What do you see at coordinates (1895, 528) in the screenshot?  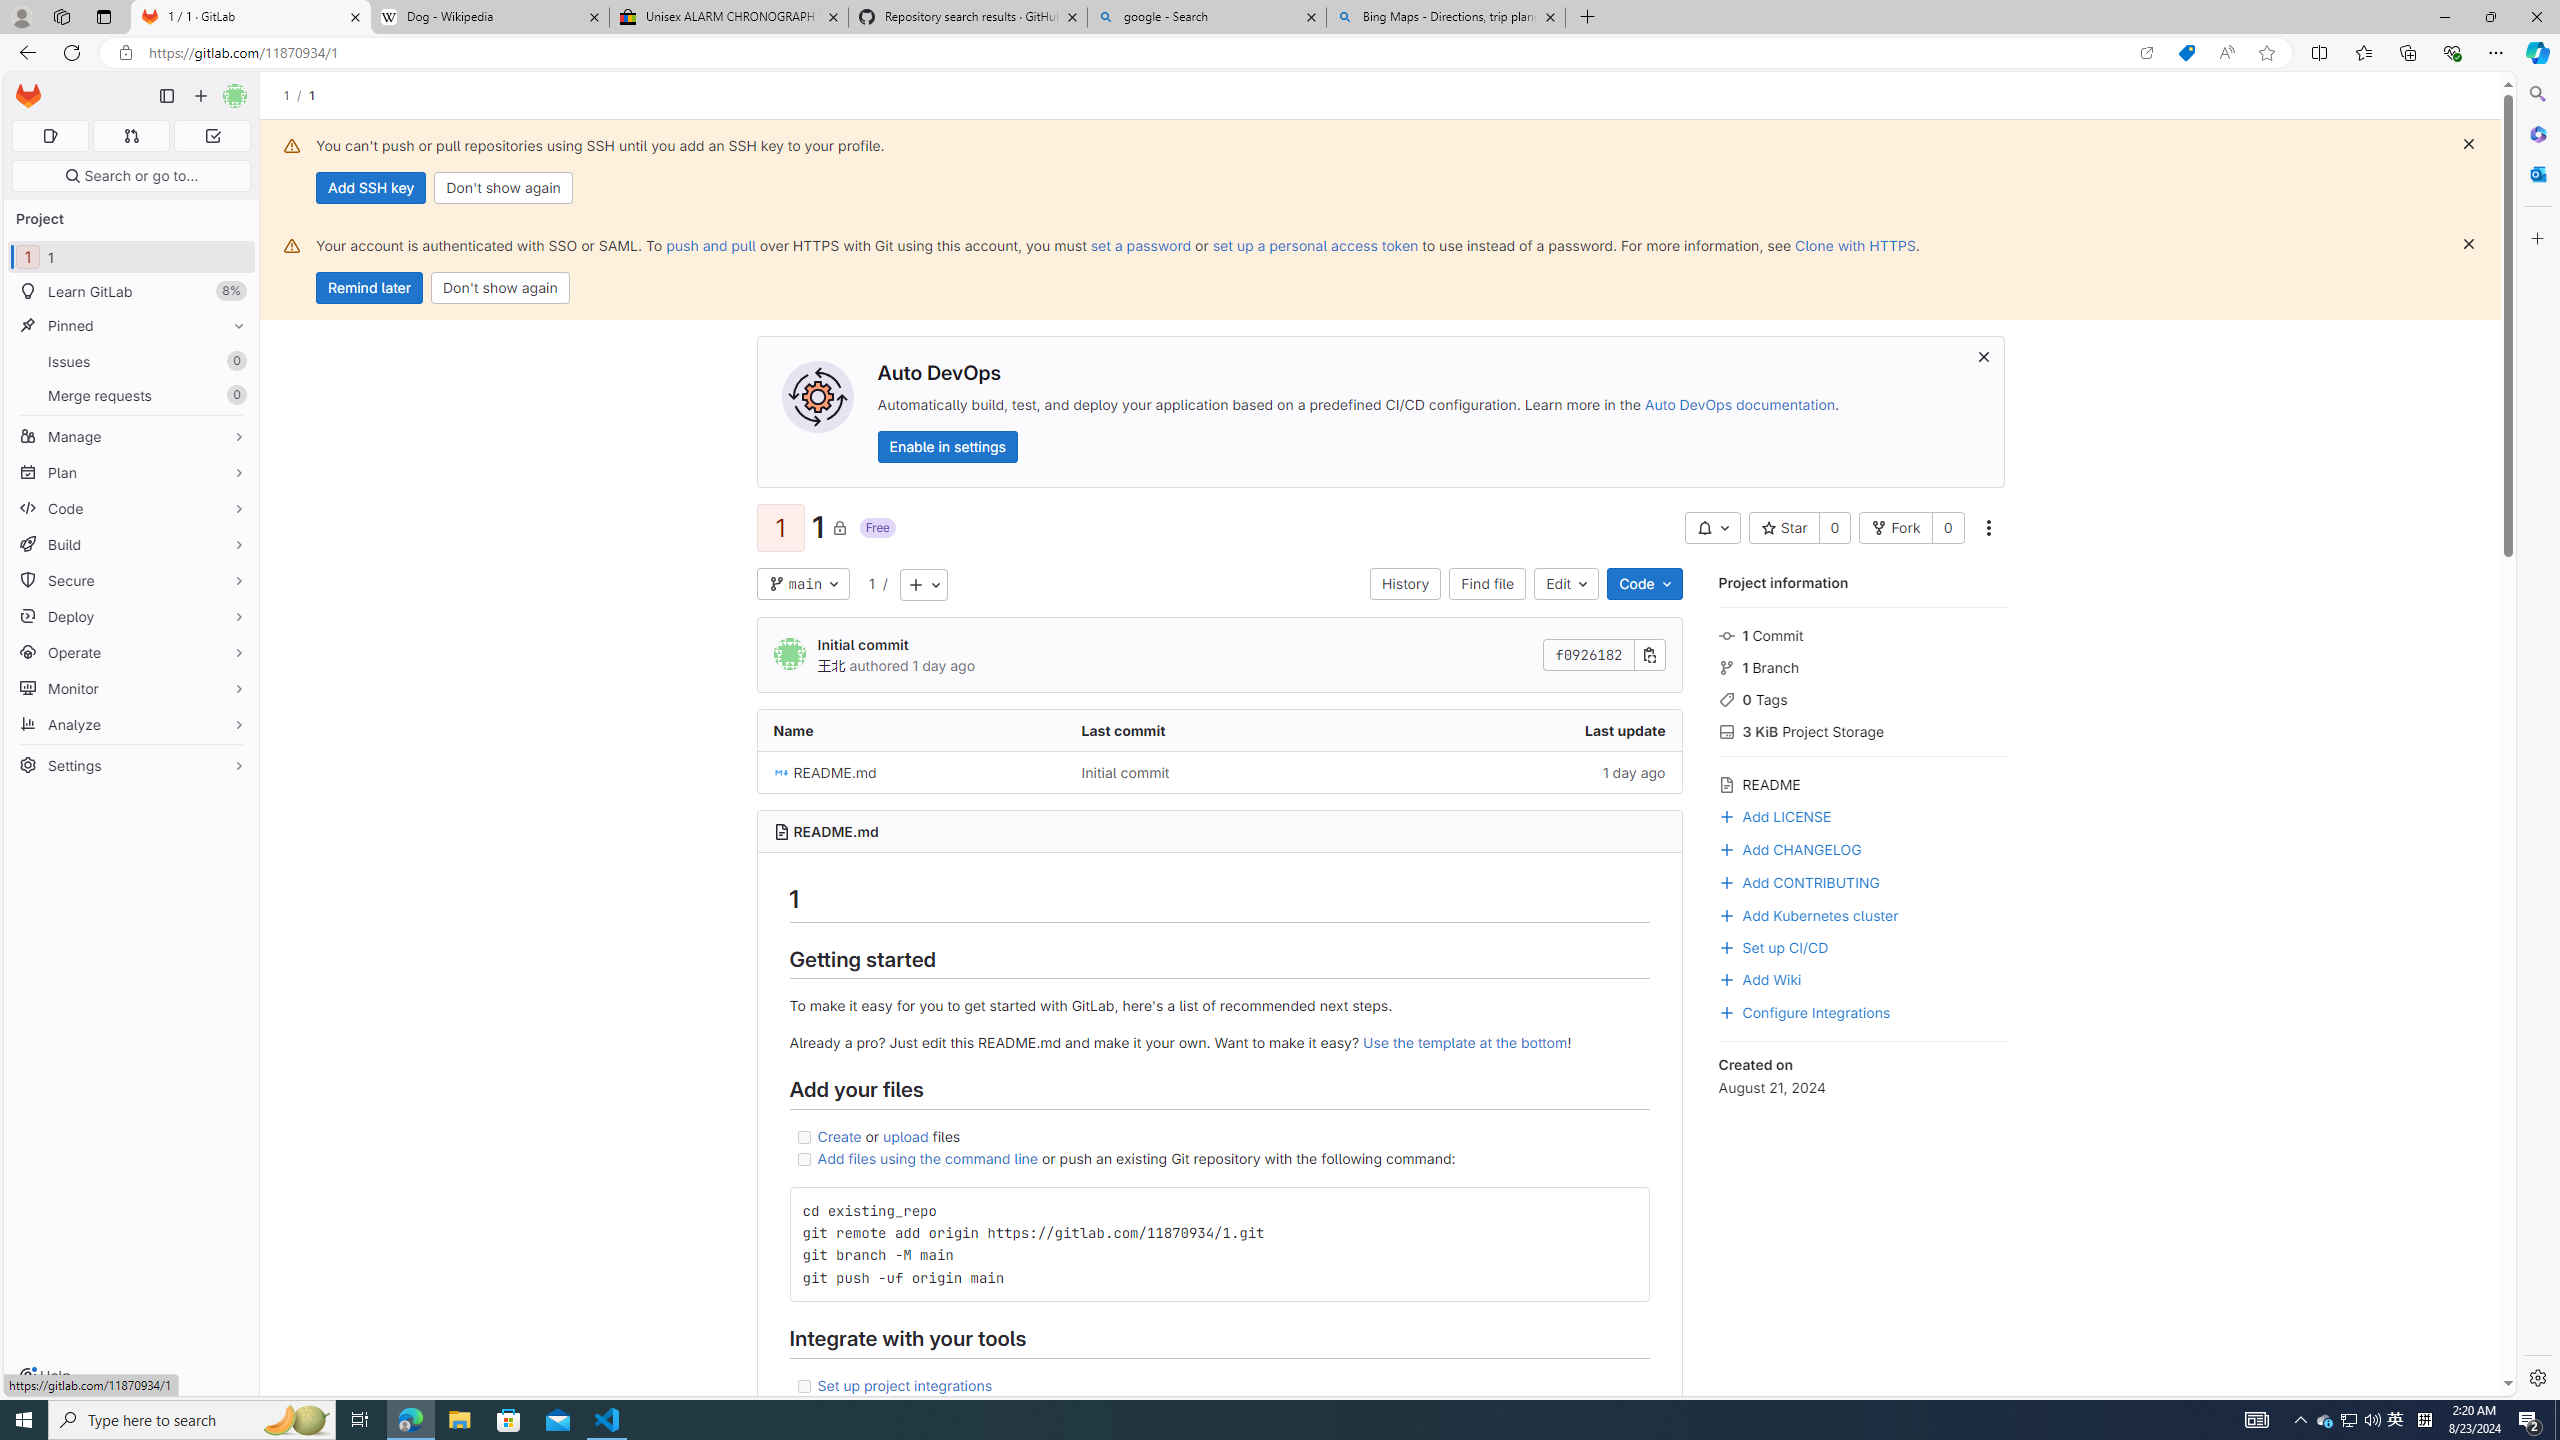 I see `'Fork'` at bounding box center [1895, 528].